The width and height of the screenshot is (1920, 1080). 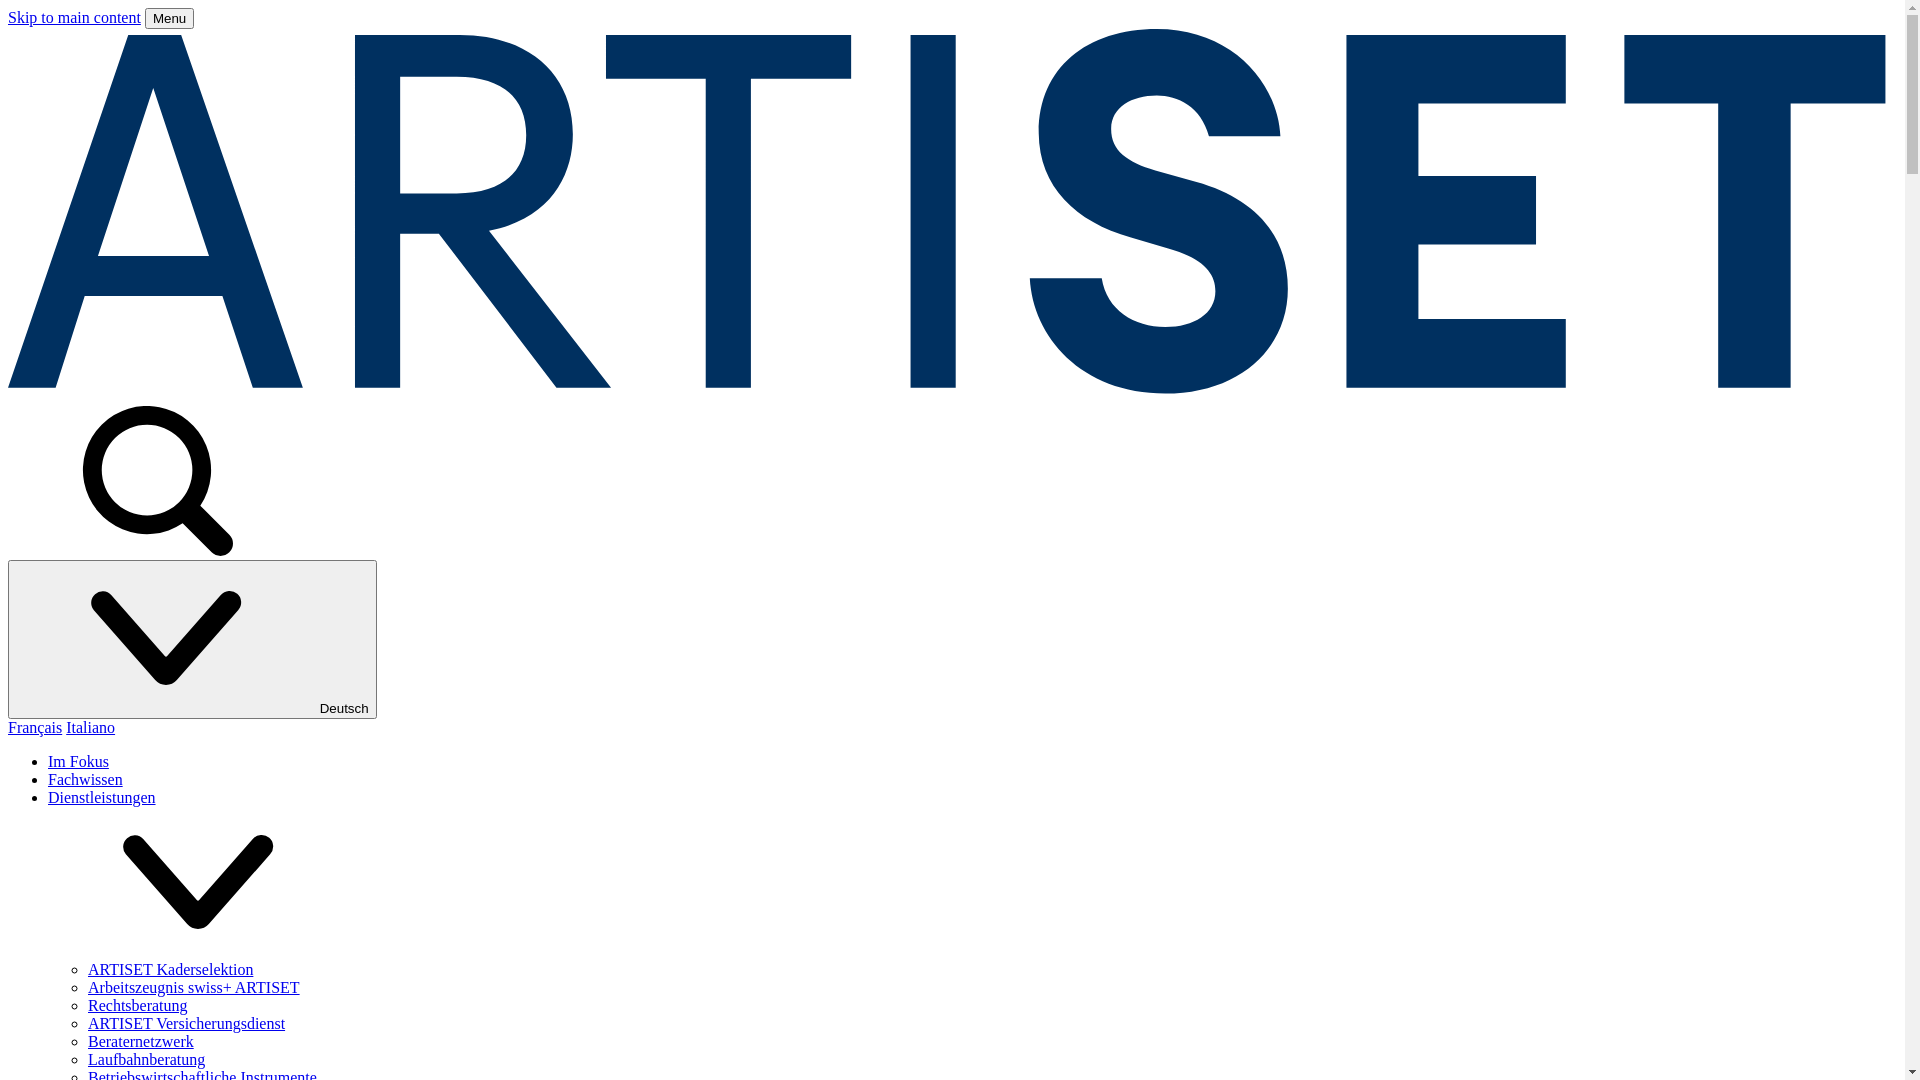 I want to click on 'Skip to main content', so click(x=74, y=17).